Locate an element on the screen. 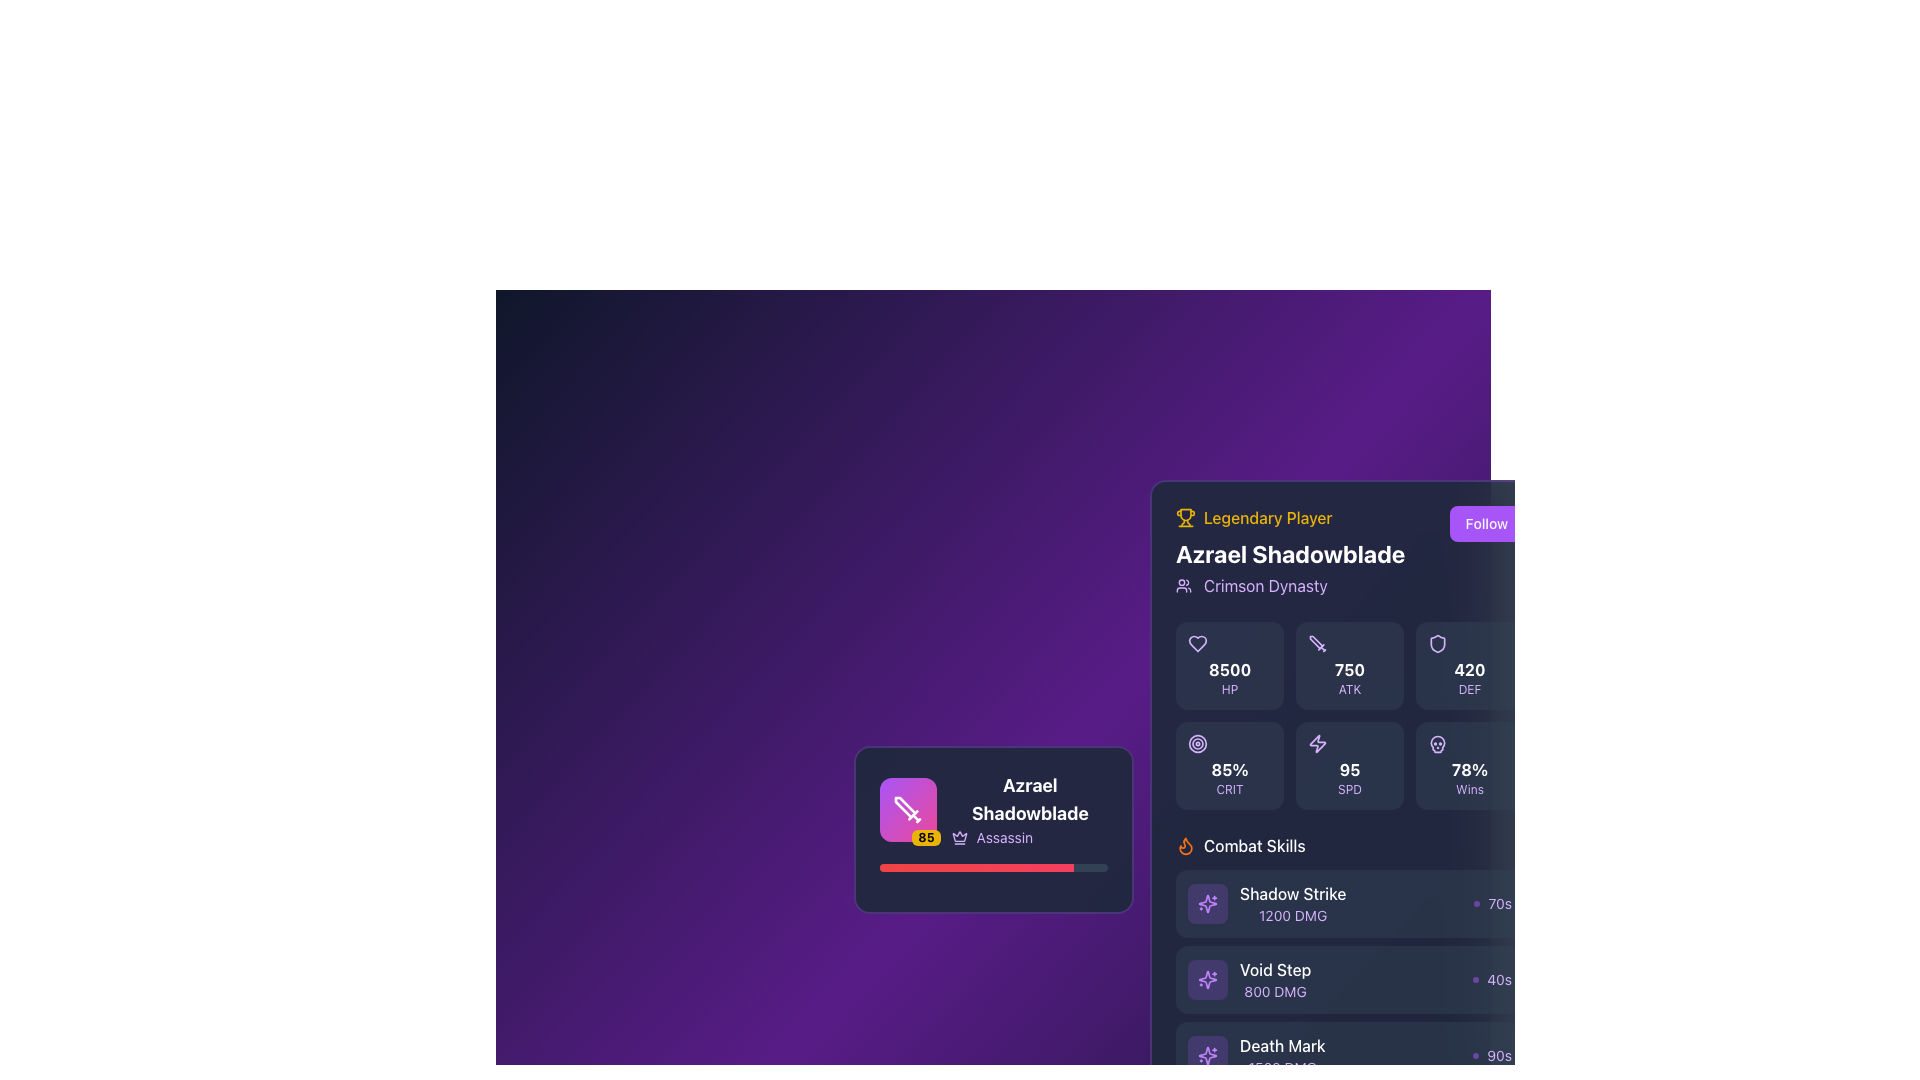  the progress bar located in the lower part of the left card displaying character's data, which serves as a visual progress indicator for metrics like experience or health is located at coordinates (976, 866).